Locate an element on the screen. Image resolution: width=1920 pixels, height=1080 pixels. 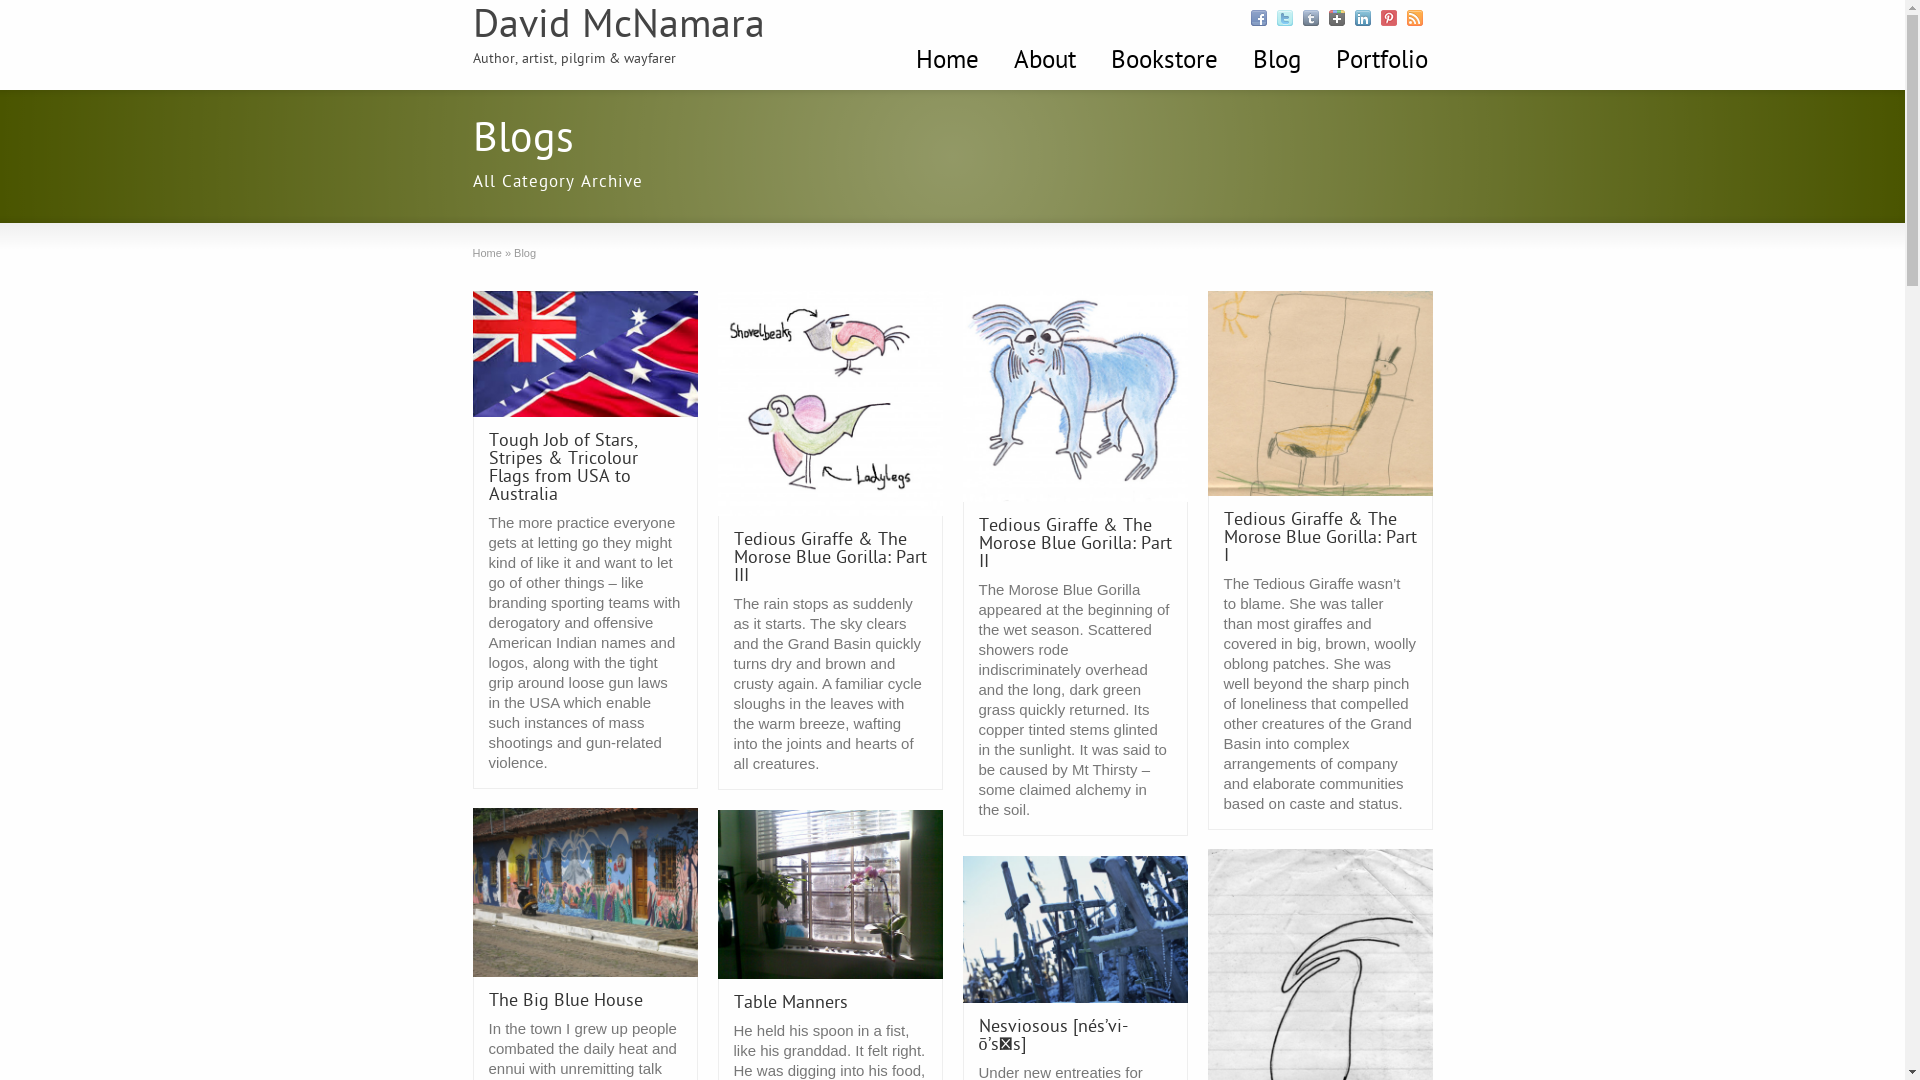
'Tedious Giraffe & The Morose Blue Gorilla: Part III' is located at coordinates (830, 558).